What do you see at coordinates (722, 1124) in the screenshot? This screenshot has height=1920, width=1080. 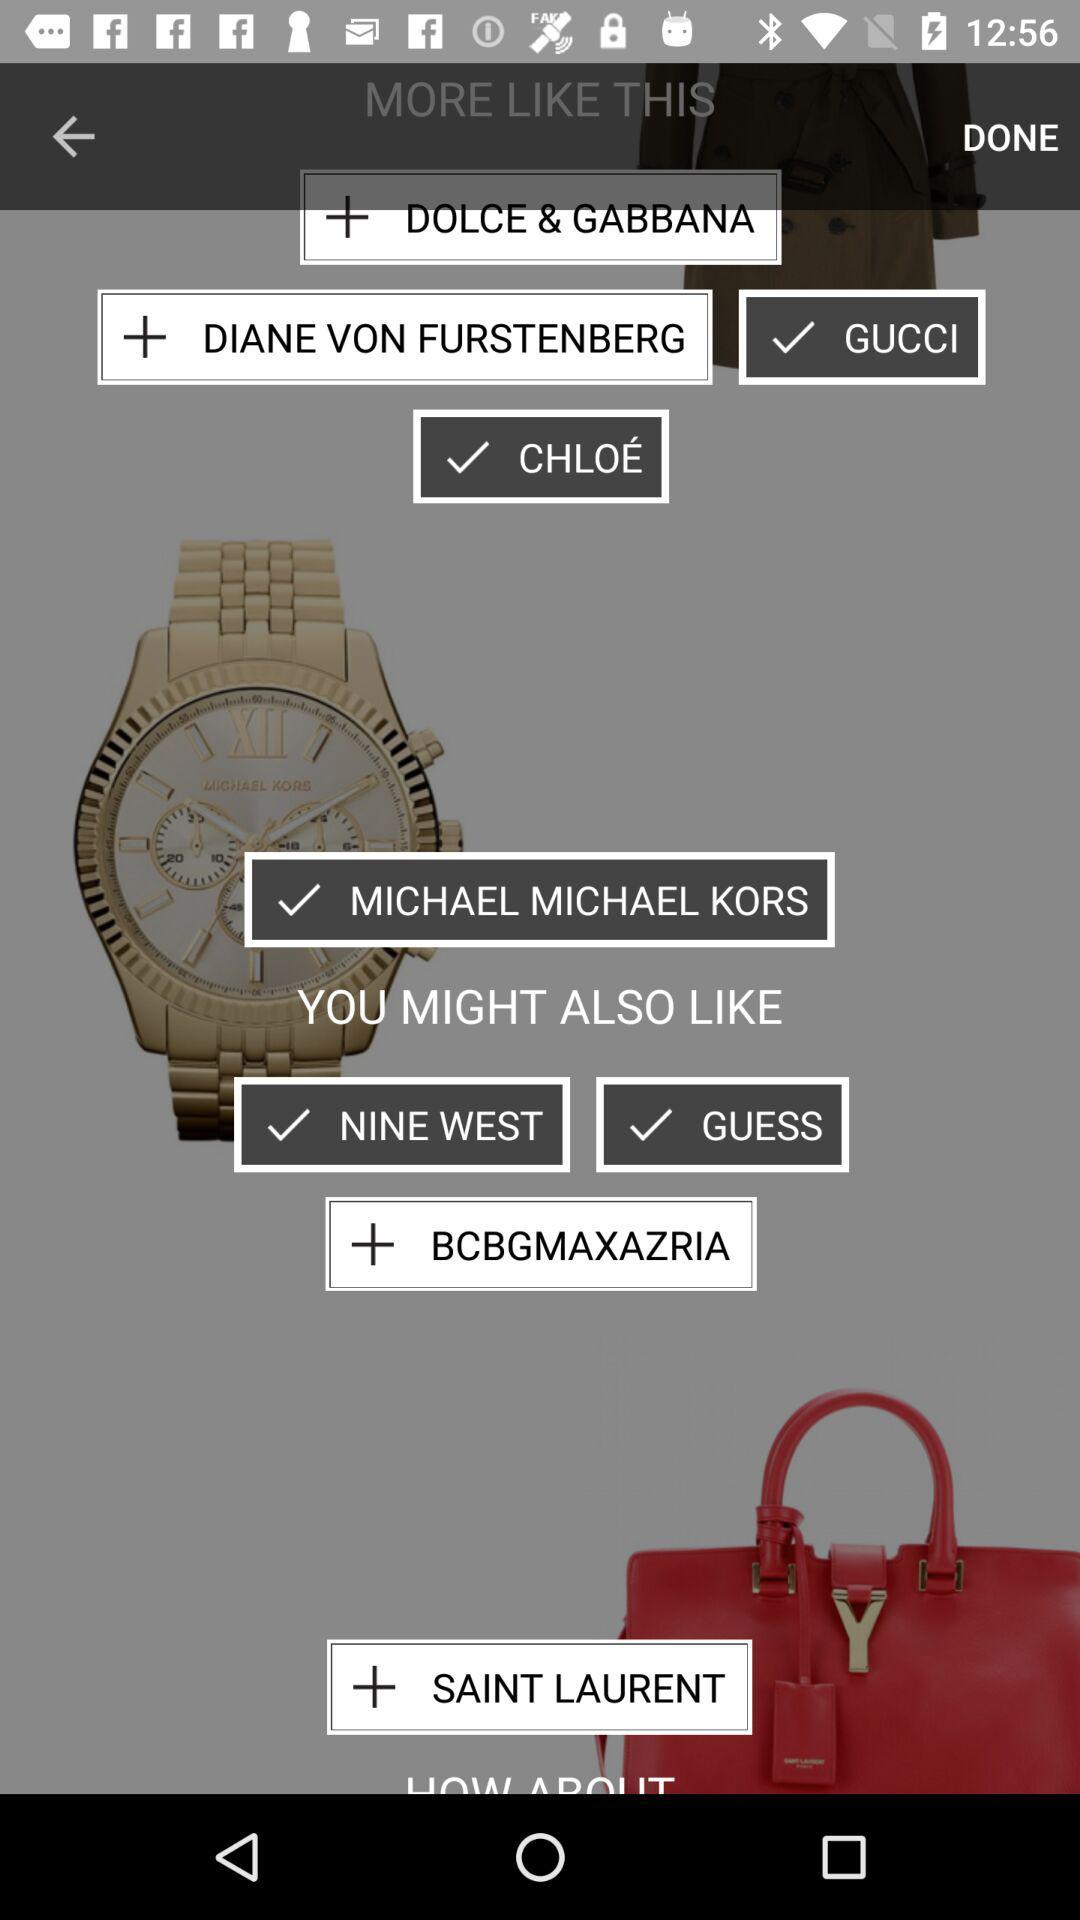 I see `item above the bcbgmaxazria` at bounding box center [722, 1124].